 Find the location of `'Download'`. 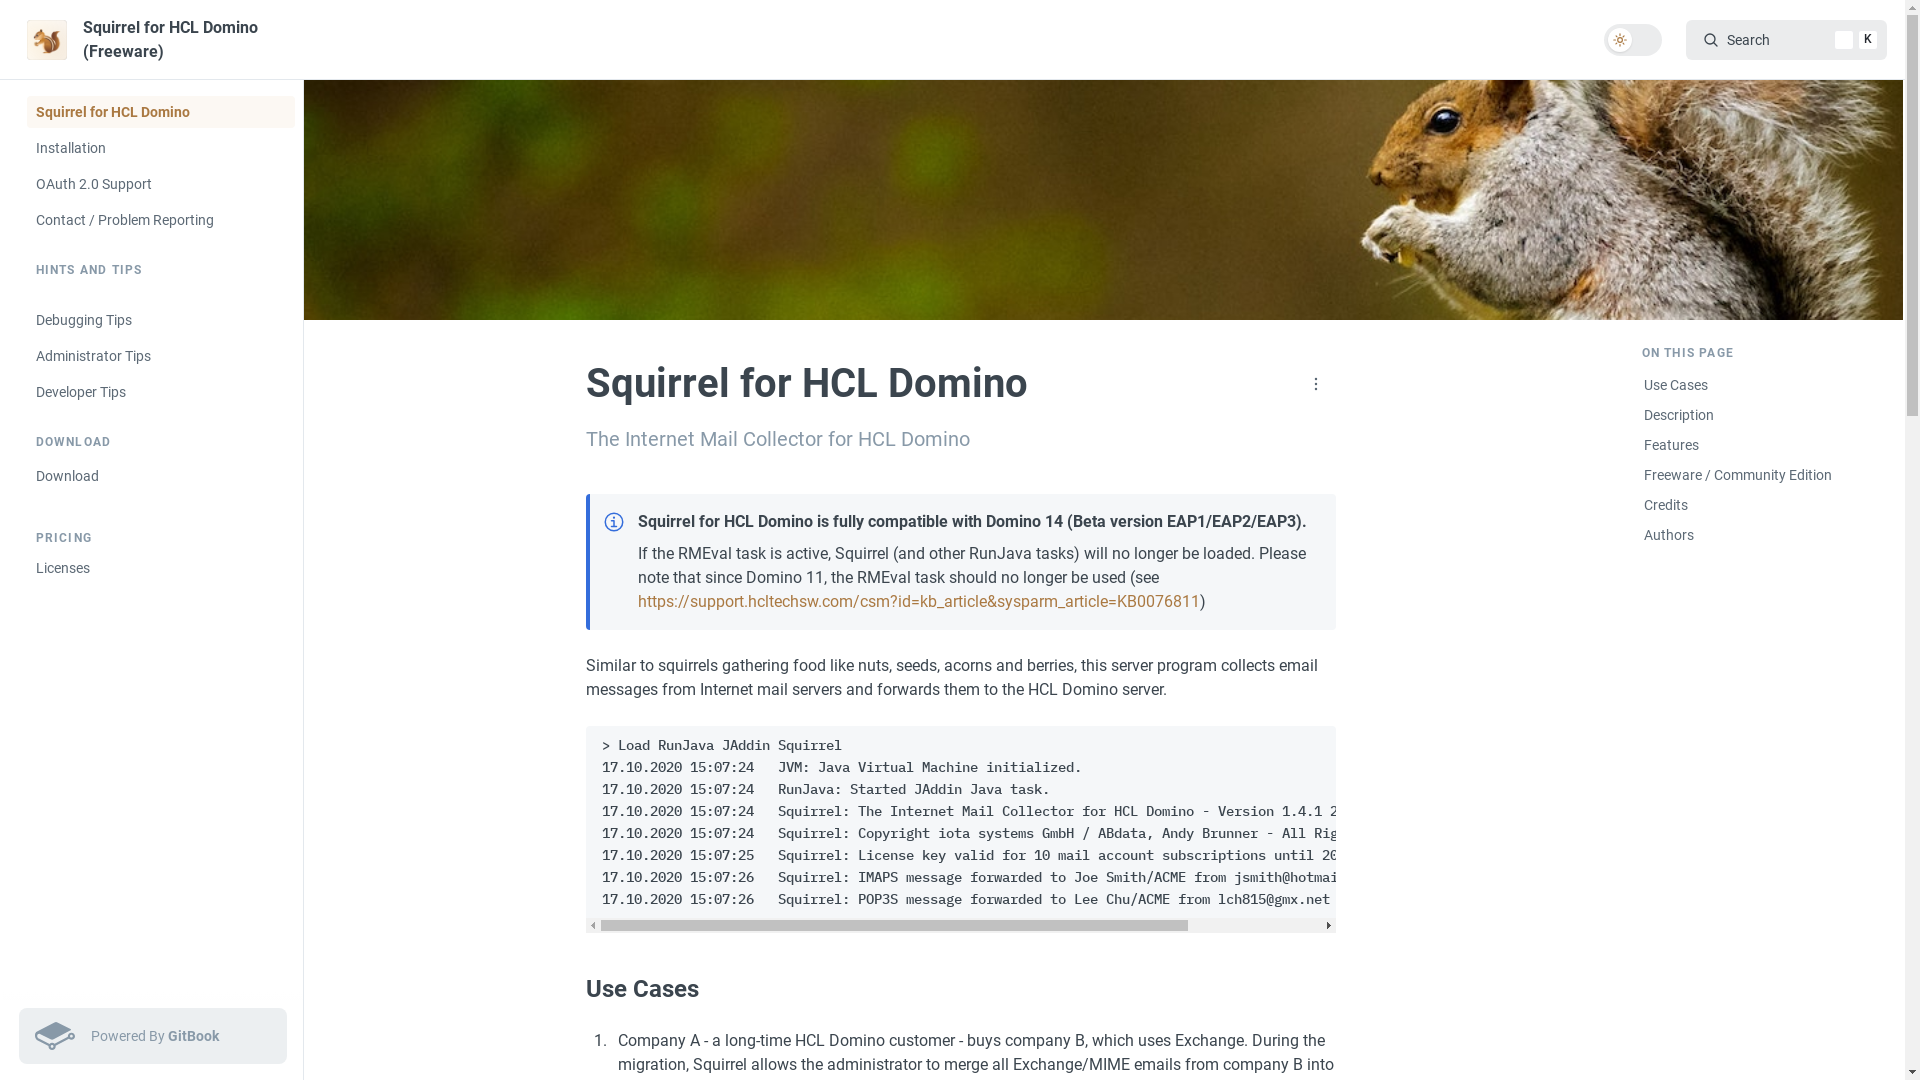

'Download' is located at coordinates (25, 475).